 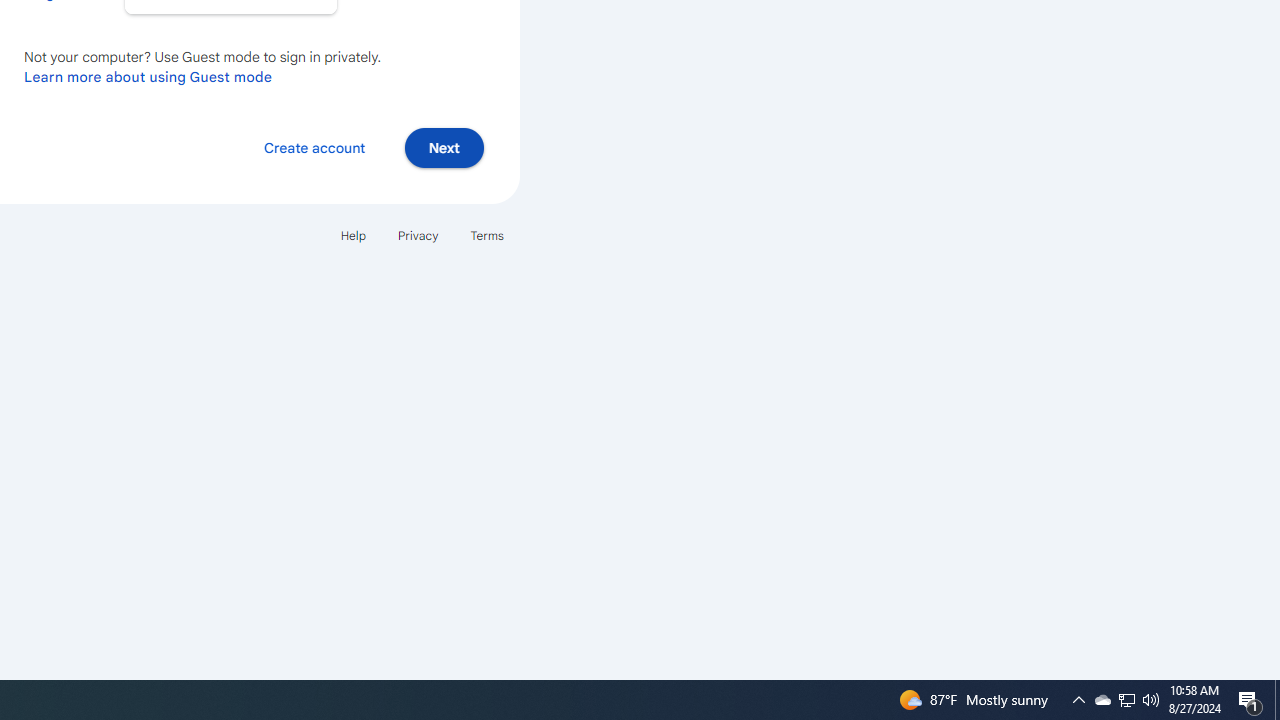 What do you see at coordinates (313, 146) in the screenshot?
I see `'Create account'` at bounding box center [313, 146].